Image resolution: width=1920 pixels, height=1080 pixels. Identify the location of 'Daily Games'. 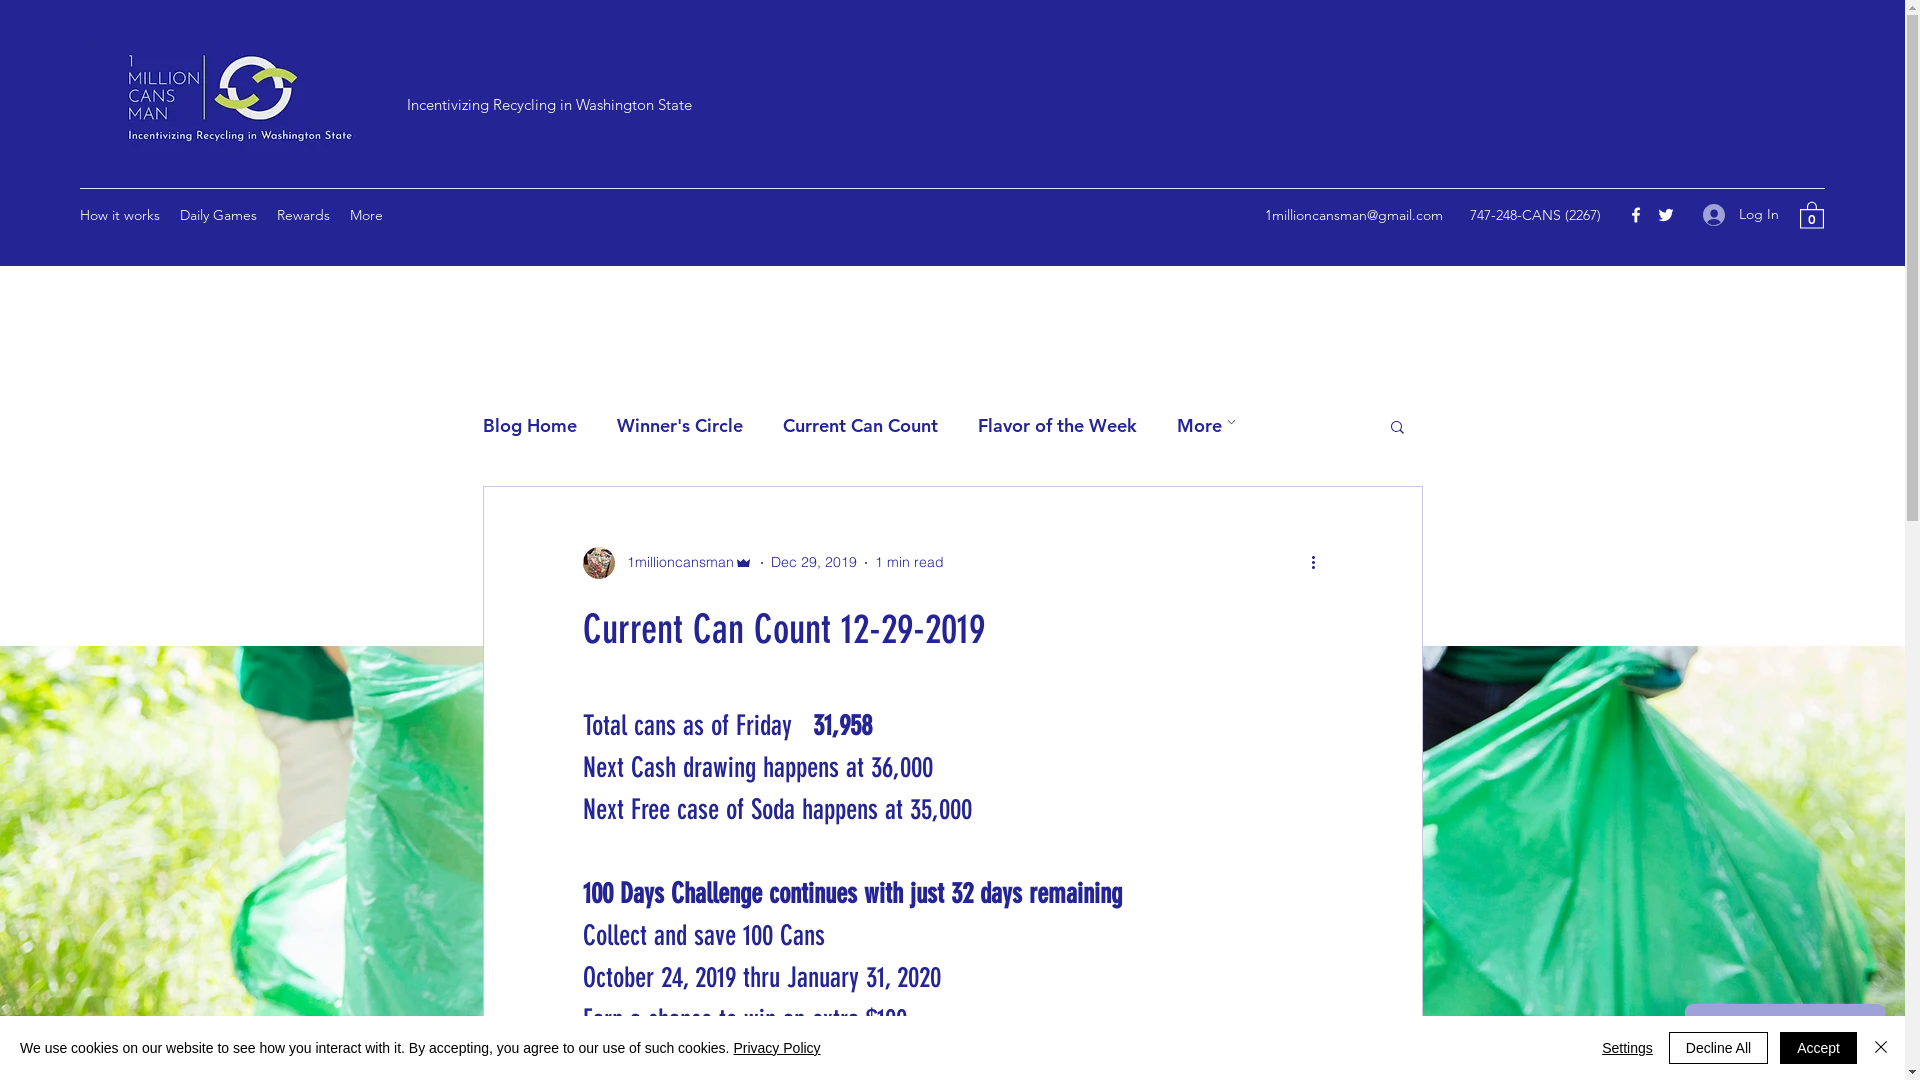
(218, 215).